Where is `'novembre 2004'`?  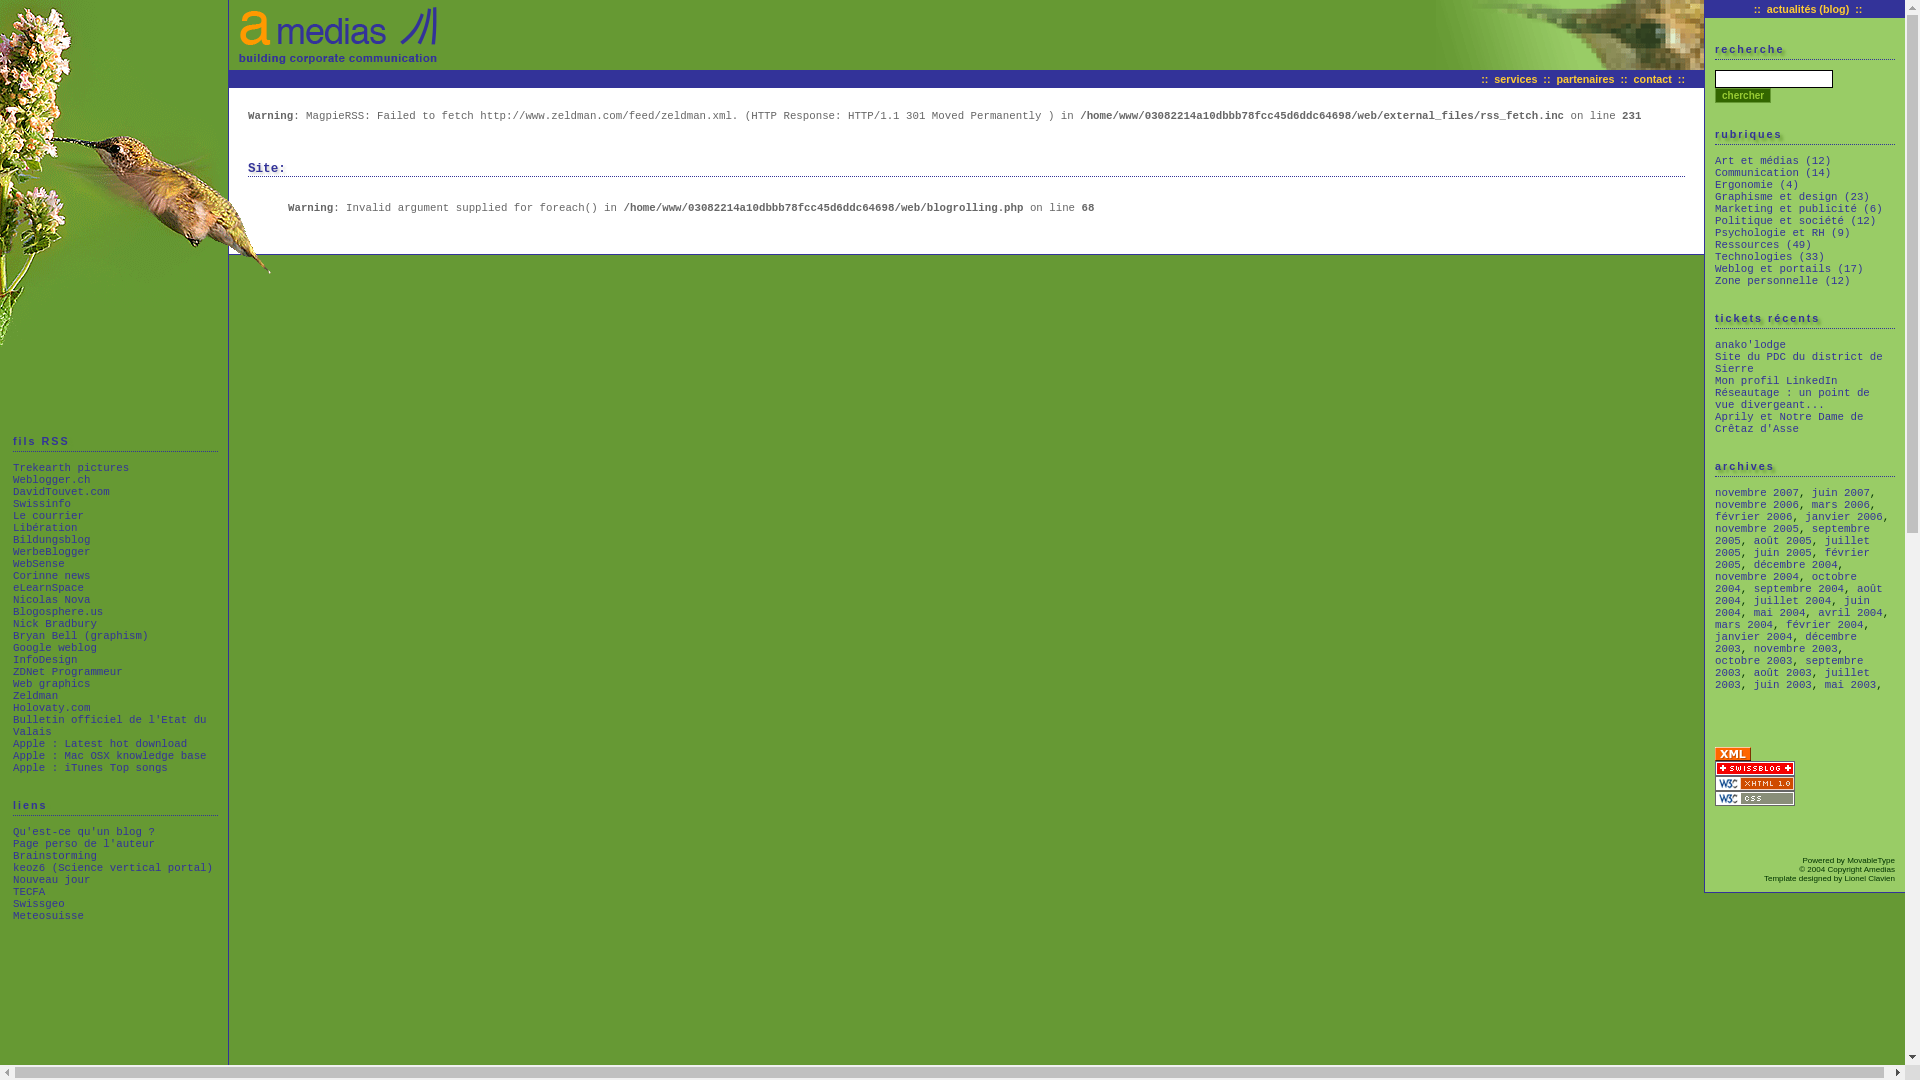 'novembre 2004' is located at coordinates (1755, 577).